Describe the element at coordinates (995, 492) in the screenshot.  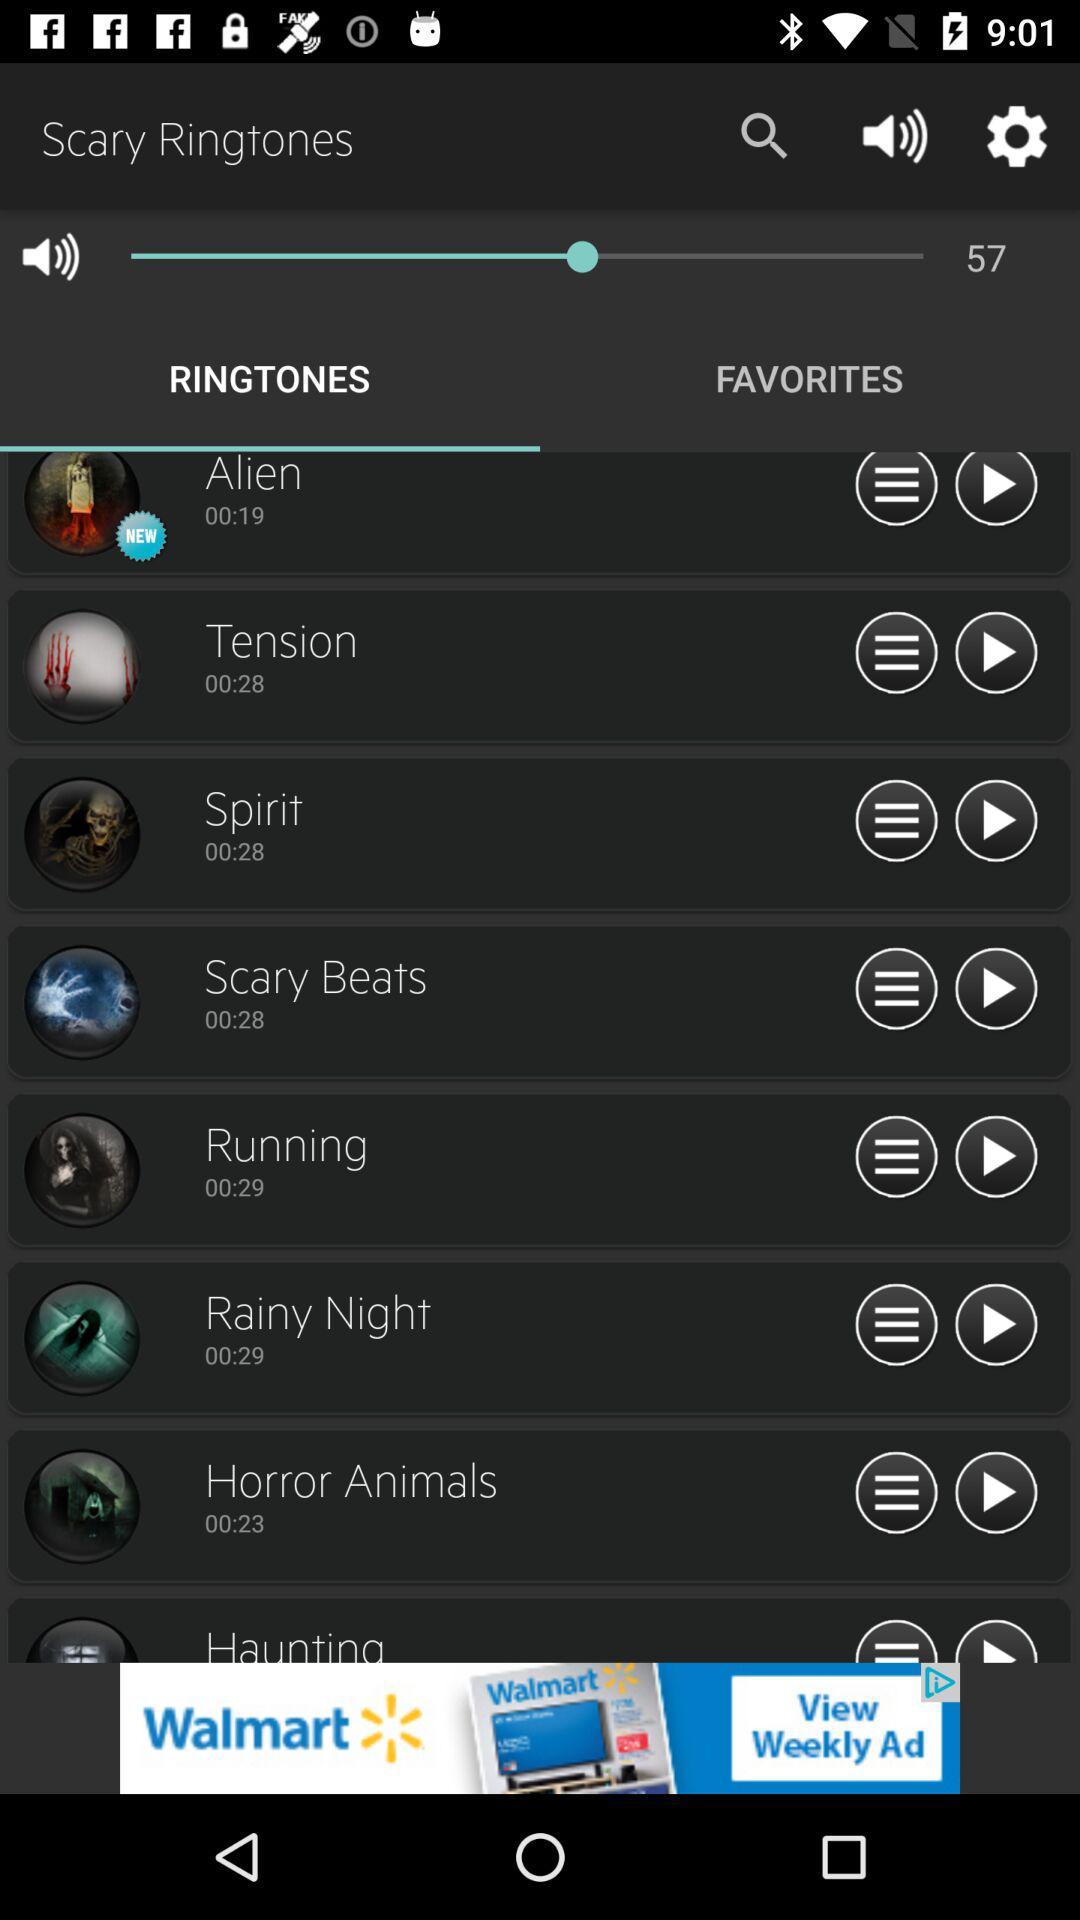
I see `alien` at that location.